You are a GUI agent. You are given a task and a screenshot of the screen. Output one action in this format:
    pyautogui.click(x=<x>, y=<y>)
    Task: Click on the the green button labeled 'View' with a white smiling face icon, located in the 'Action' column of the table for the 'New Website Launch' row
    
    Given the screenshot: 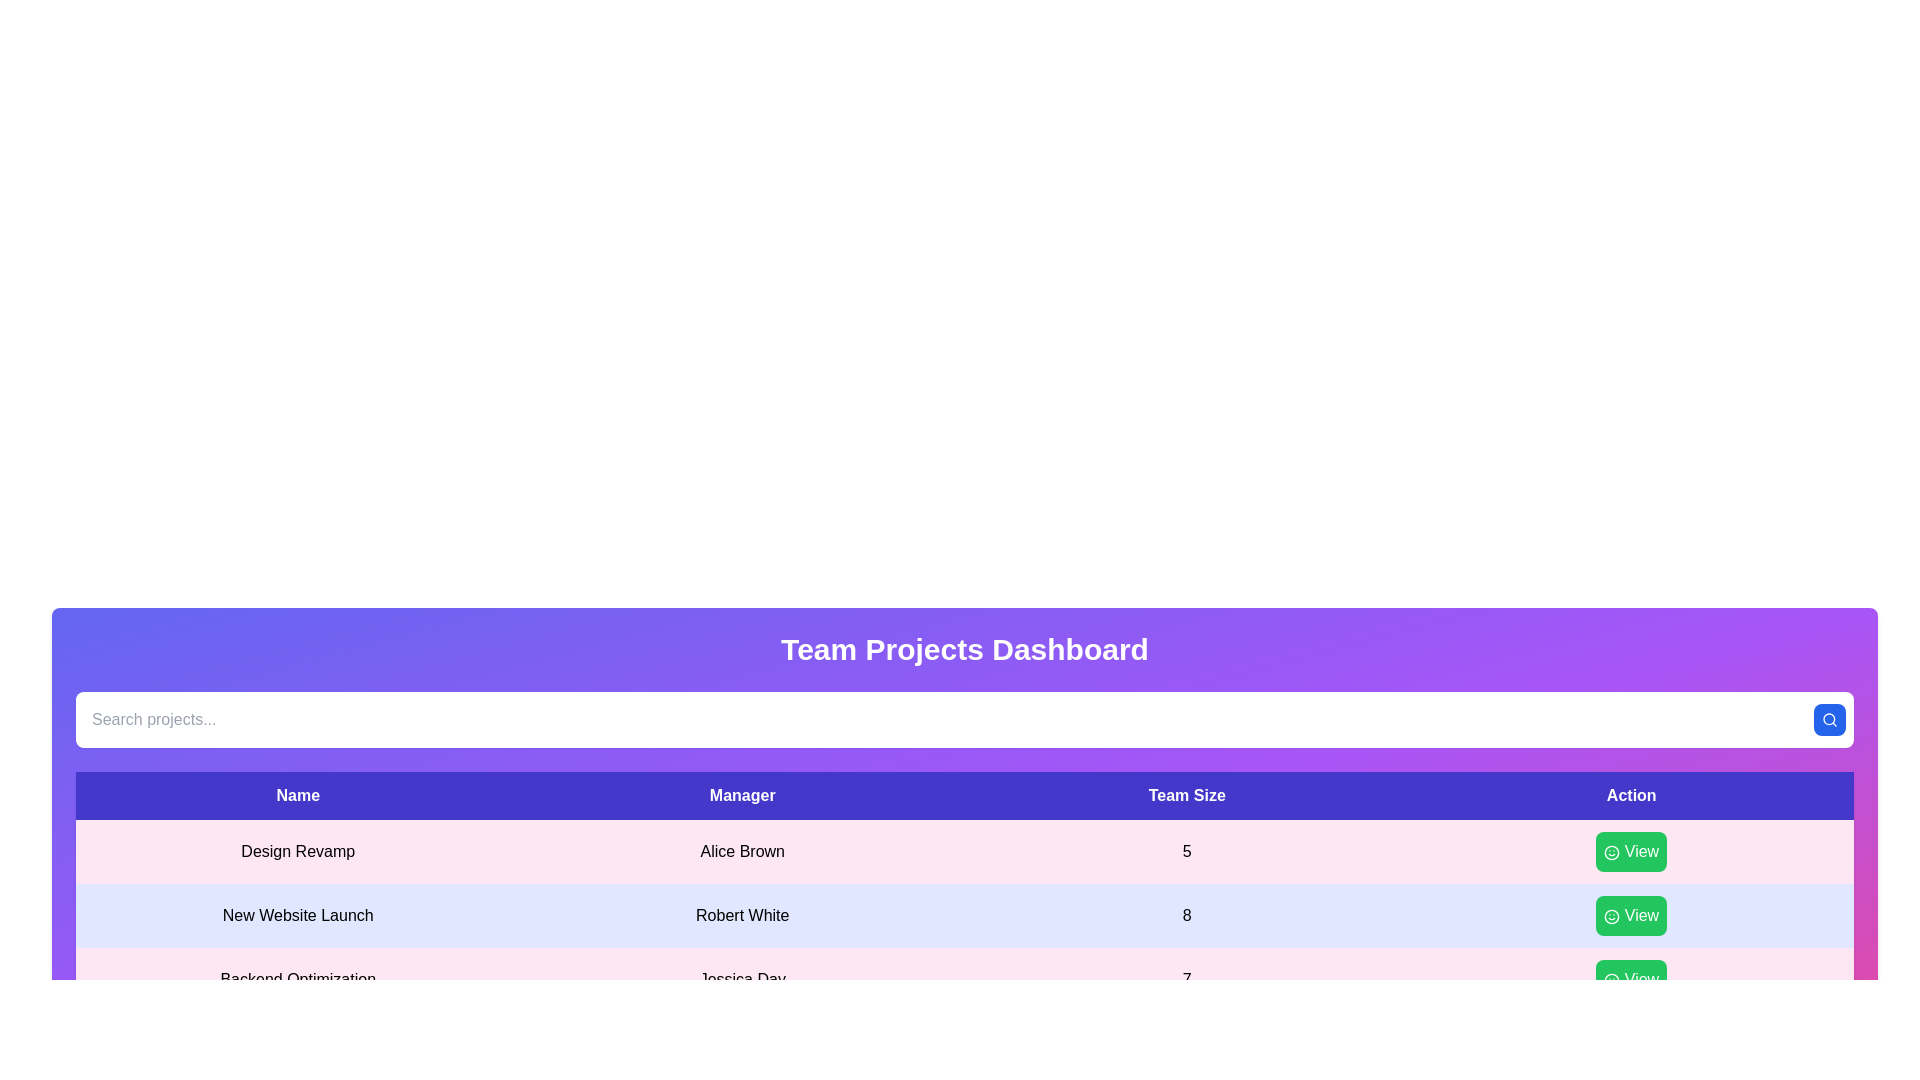 What is the action you would take?
    pyautogui.click(x=1631, y=915)
    